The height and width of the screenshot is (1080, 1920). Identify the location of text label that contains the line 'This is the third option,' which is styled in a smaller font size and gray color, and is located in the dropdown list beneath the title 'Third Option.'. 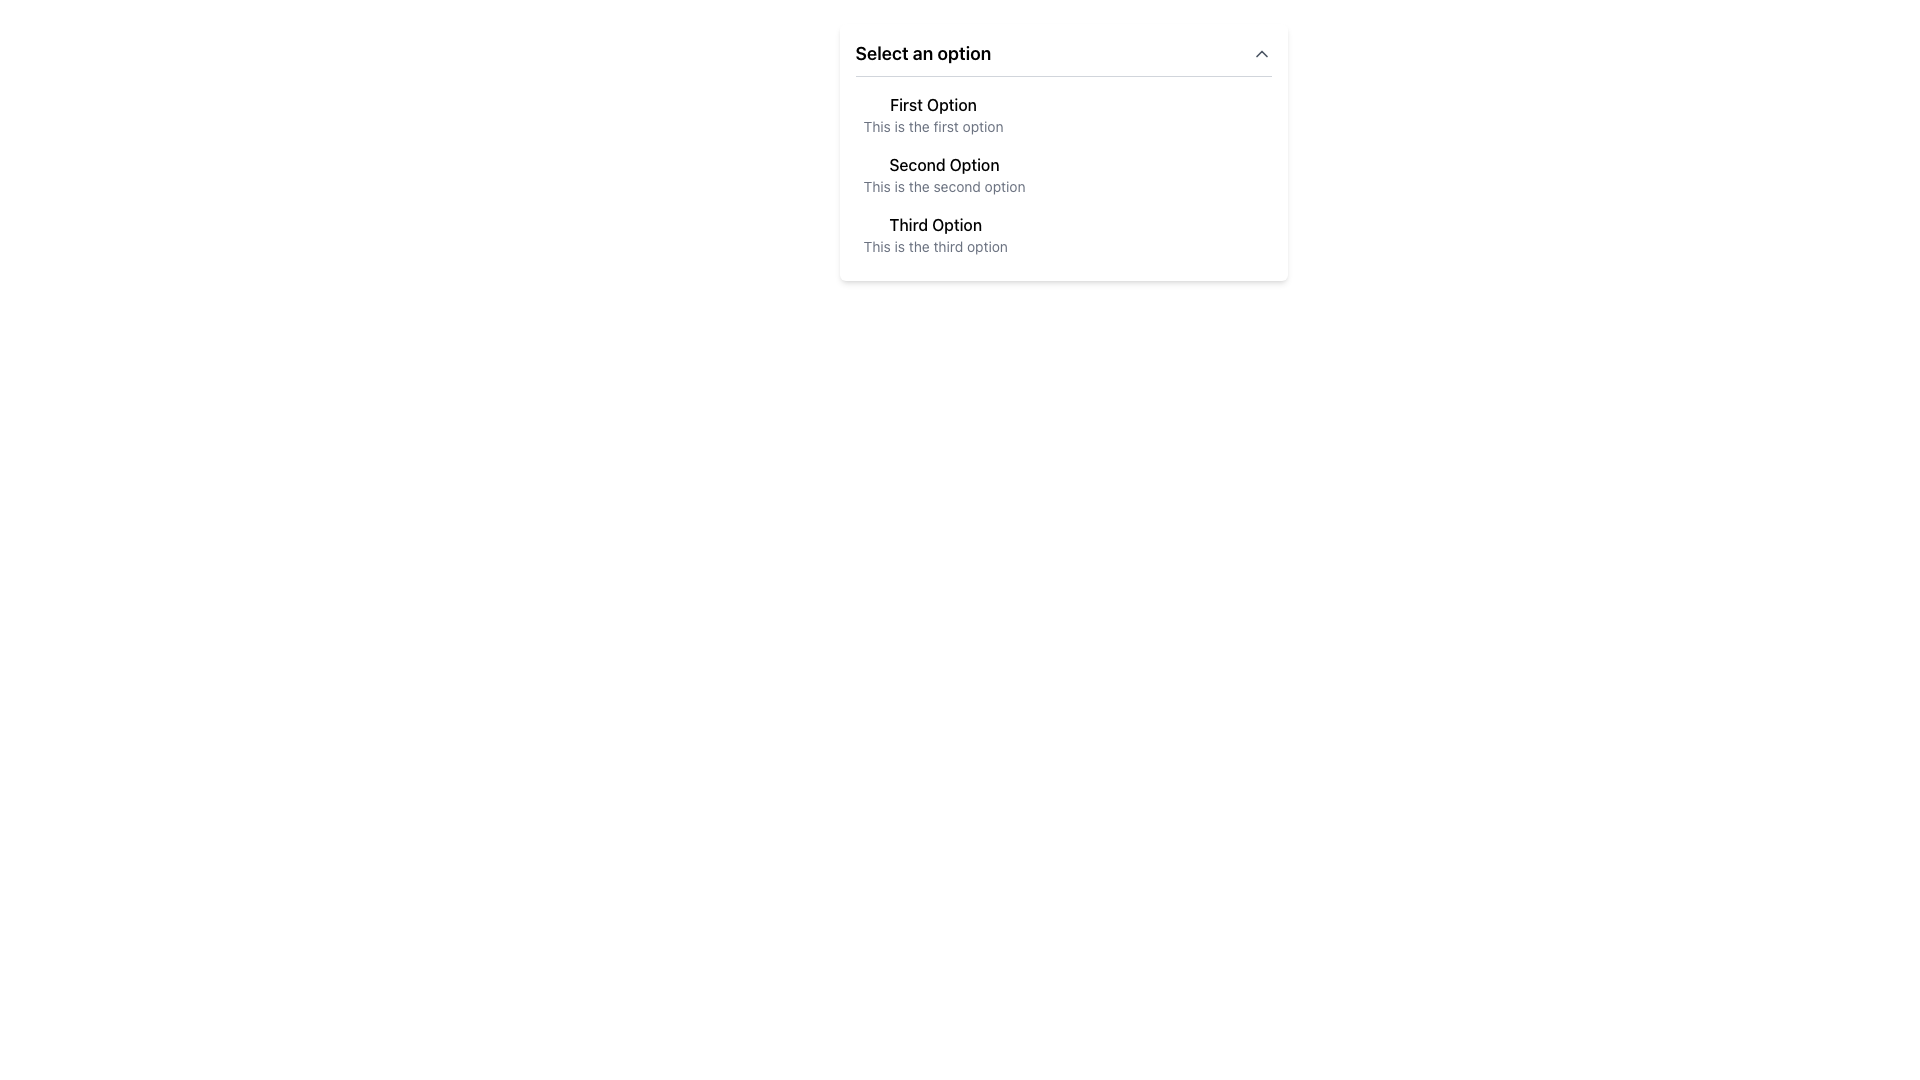
(934, 245).